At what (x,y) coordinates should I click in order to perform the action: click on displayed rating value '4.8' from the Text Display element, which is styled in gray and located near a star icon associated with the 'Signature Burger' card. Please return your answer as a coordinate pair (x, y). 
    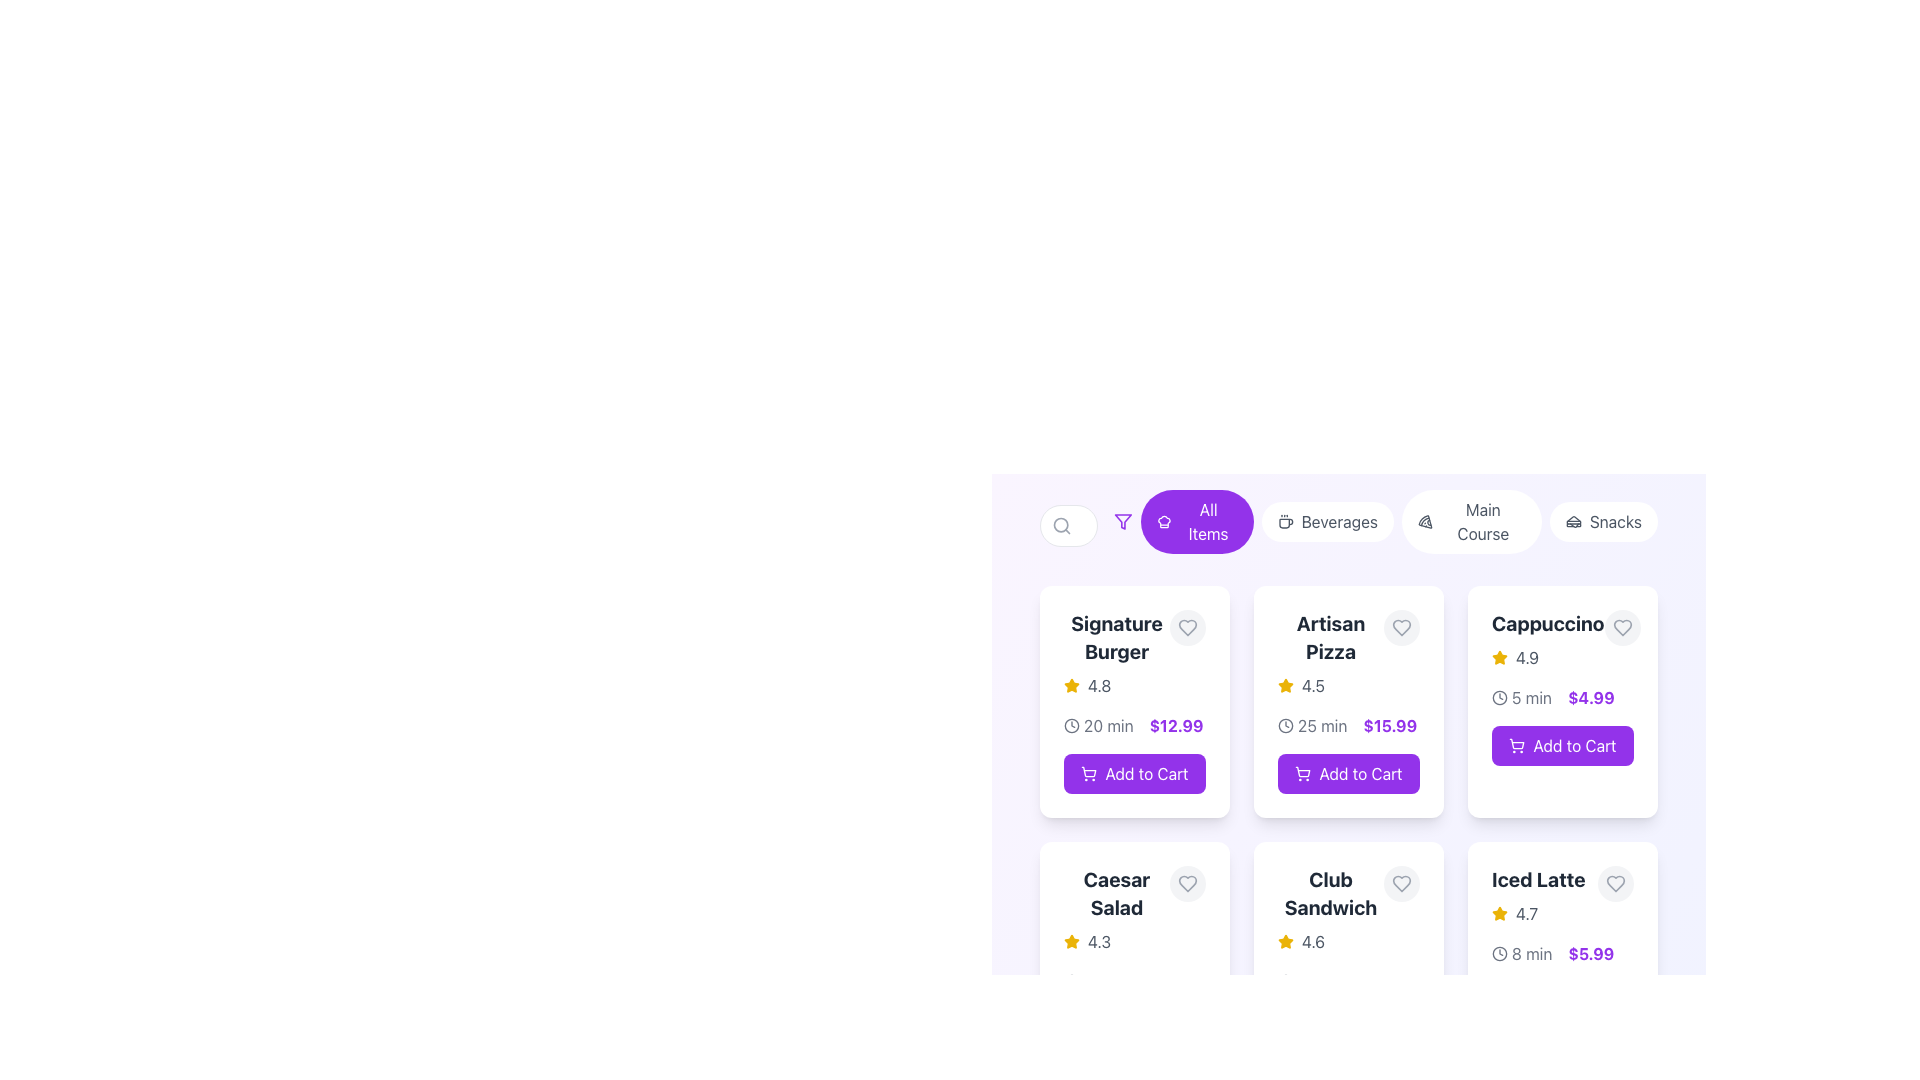
    Looking at the image, I should click on (1098, 685).